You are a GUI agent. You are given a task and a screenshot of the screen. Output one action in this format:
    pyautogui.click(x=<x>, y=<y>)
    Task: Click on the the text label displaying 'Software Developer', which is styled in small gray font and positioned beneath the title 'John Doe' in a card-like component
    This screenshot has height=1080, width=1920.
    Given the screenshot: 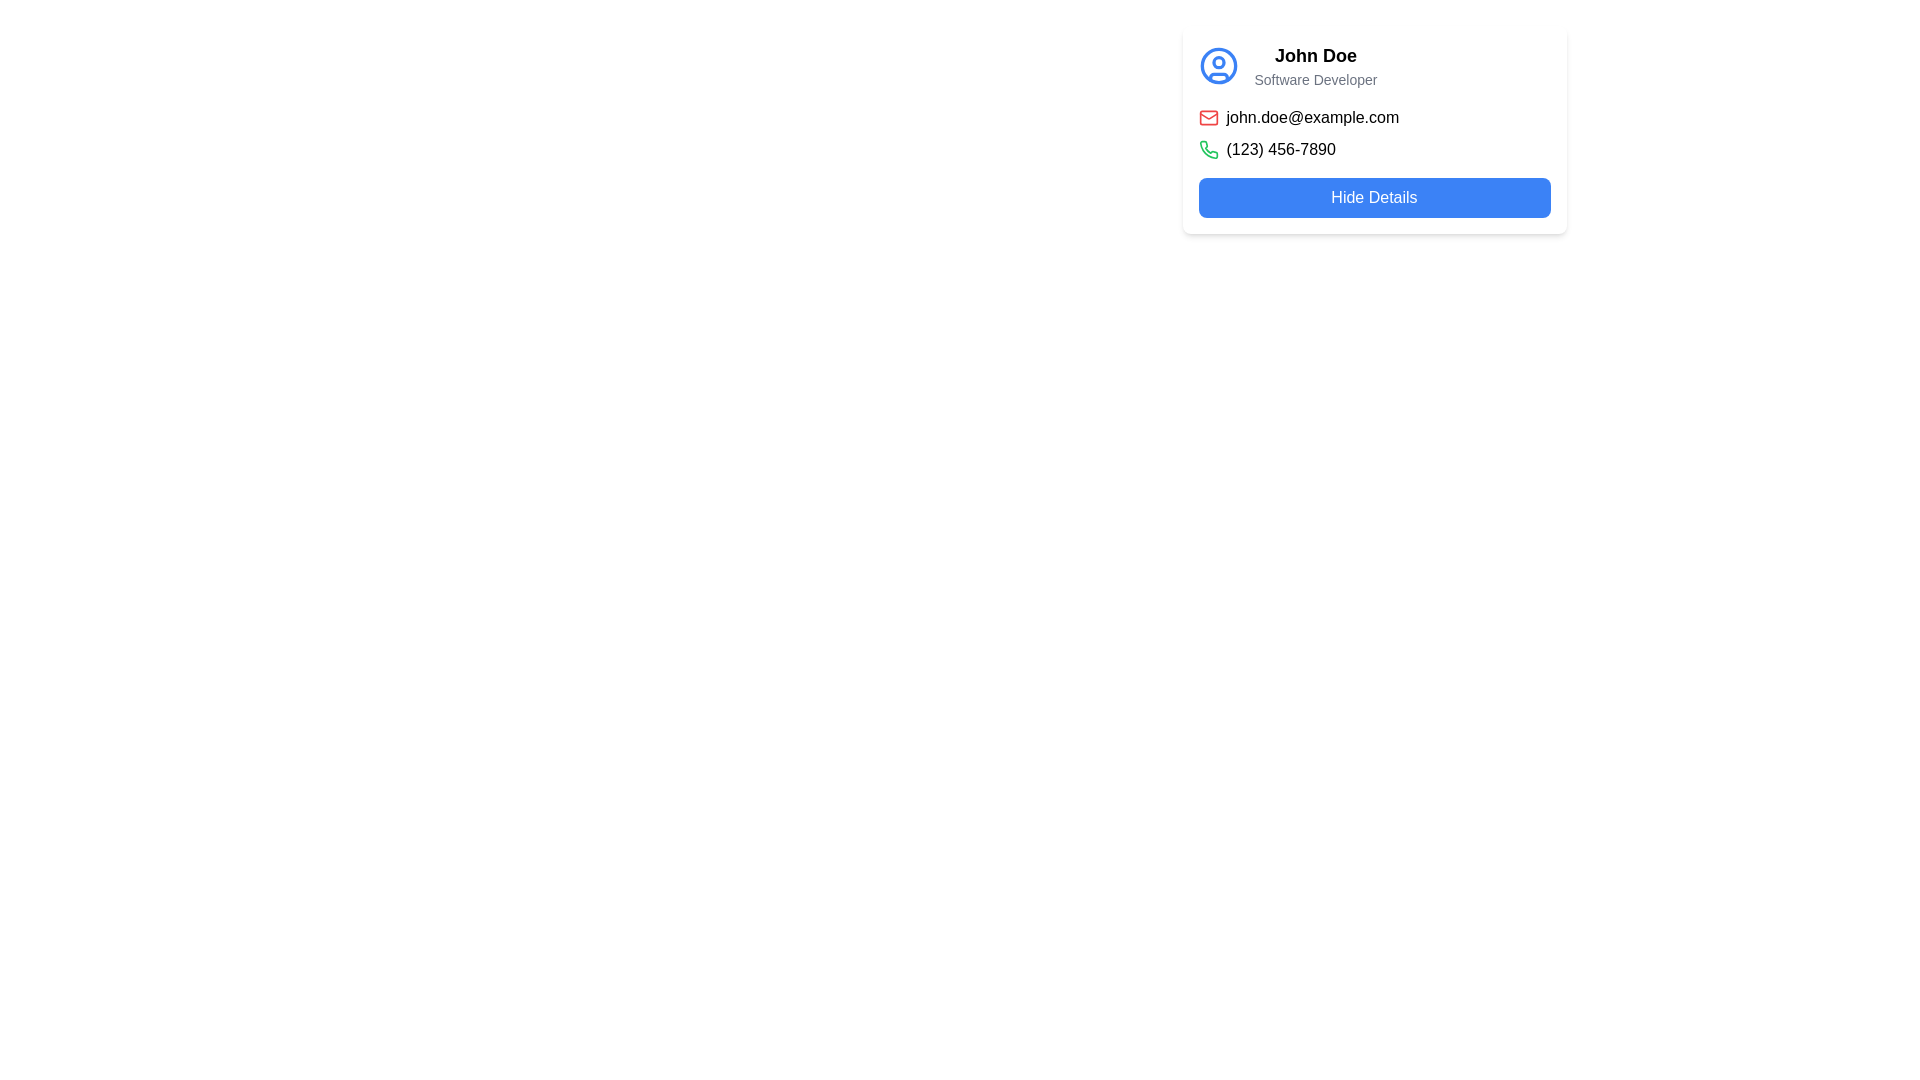 What is the action you would take?
    pyautogui.click(x=1315, y=79)
    